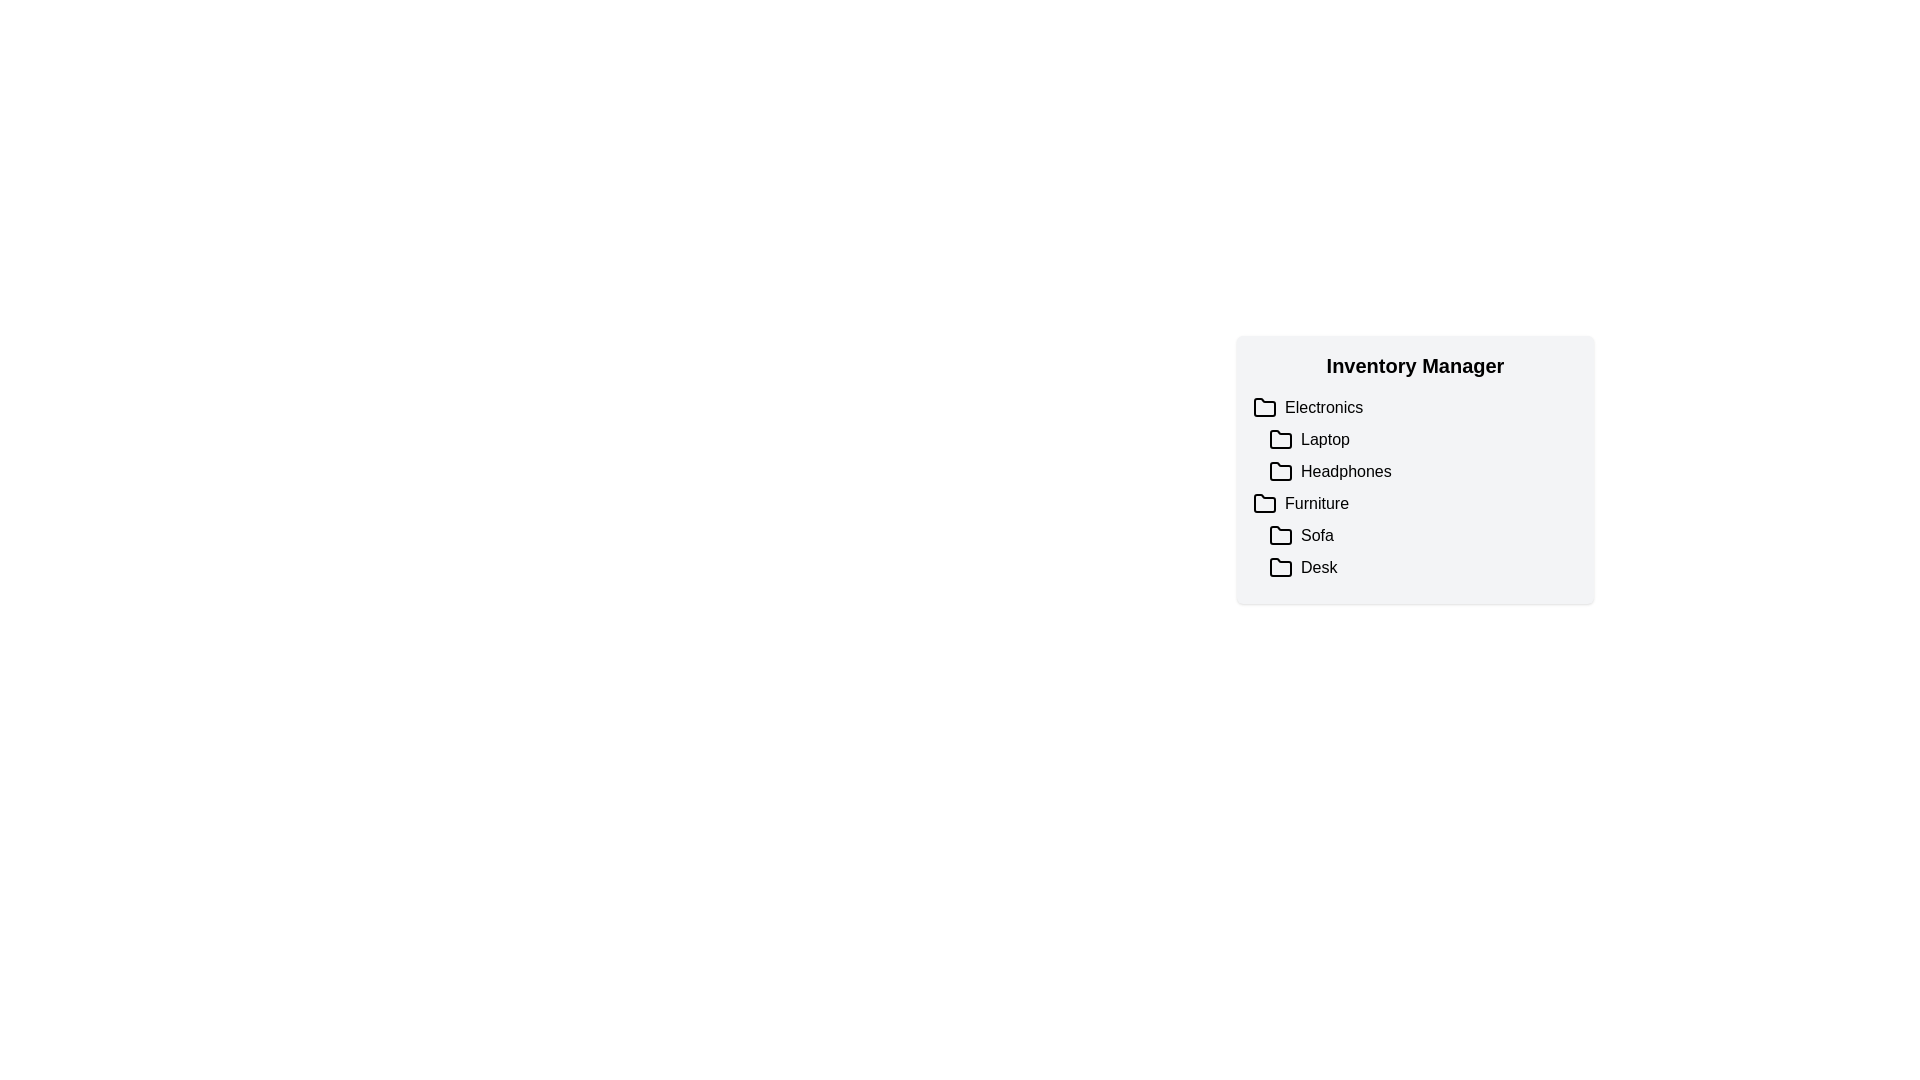  What do you see at coordinates (1264, 406) in the screenshot?
I see `the folder icon indicating 'Electronics' in the directory, located at the top left part of the list area under the 'Inventory Manager' title` at bounding box center [1264, 406].